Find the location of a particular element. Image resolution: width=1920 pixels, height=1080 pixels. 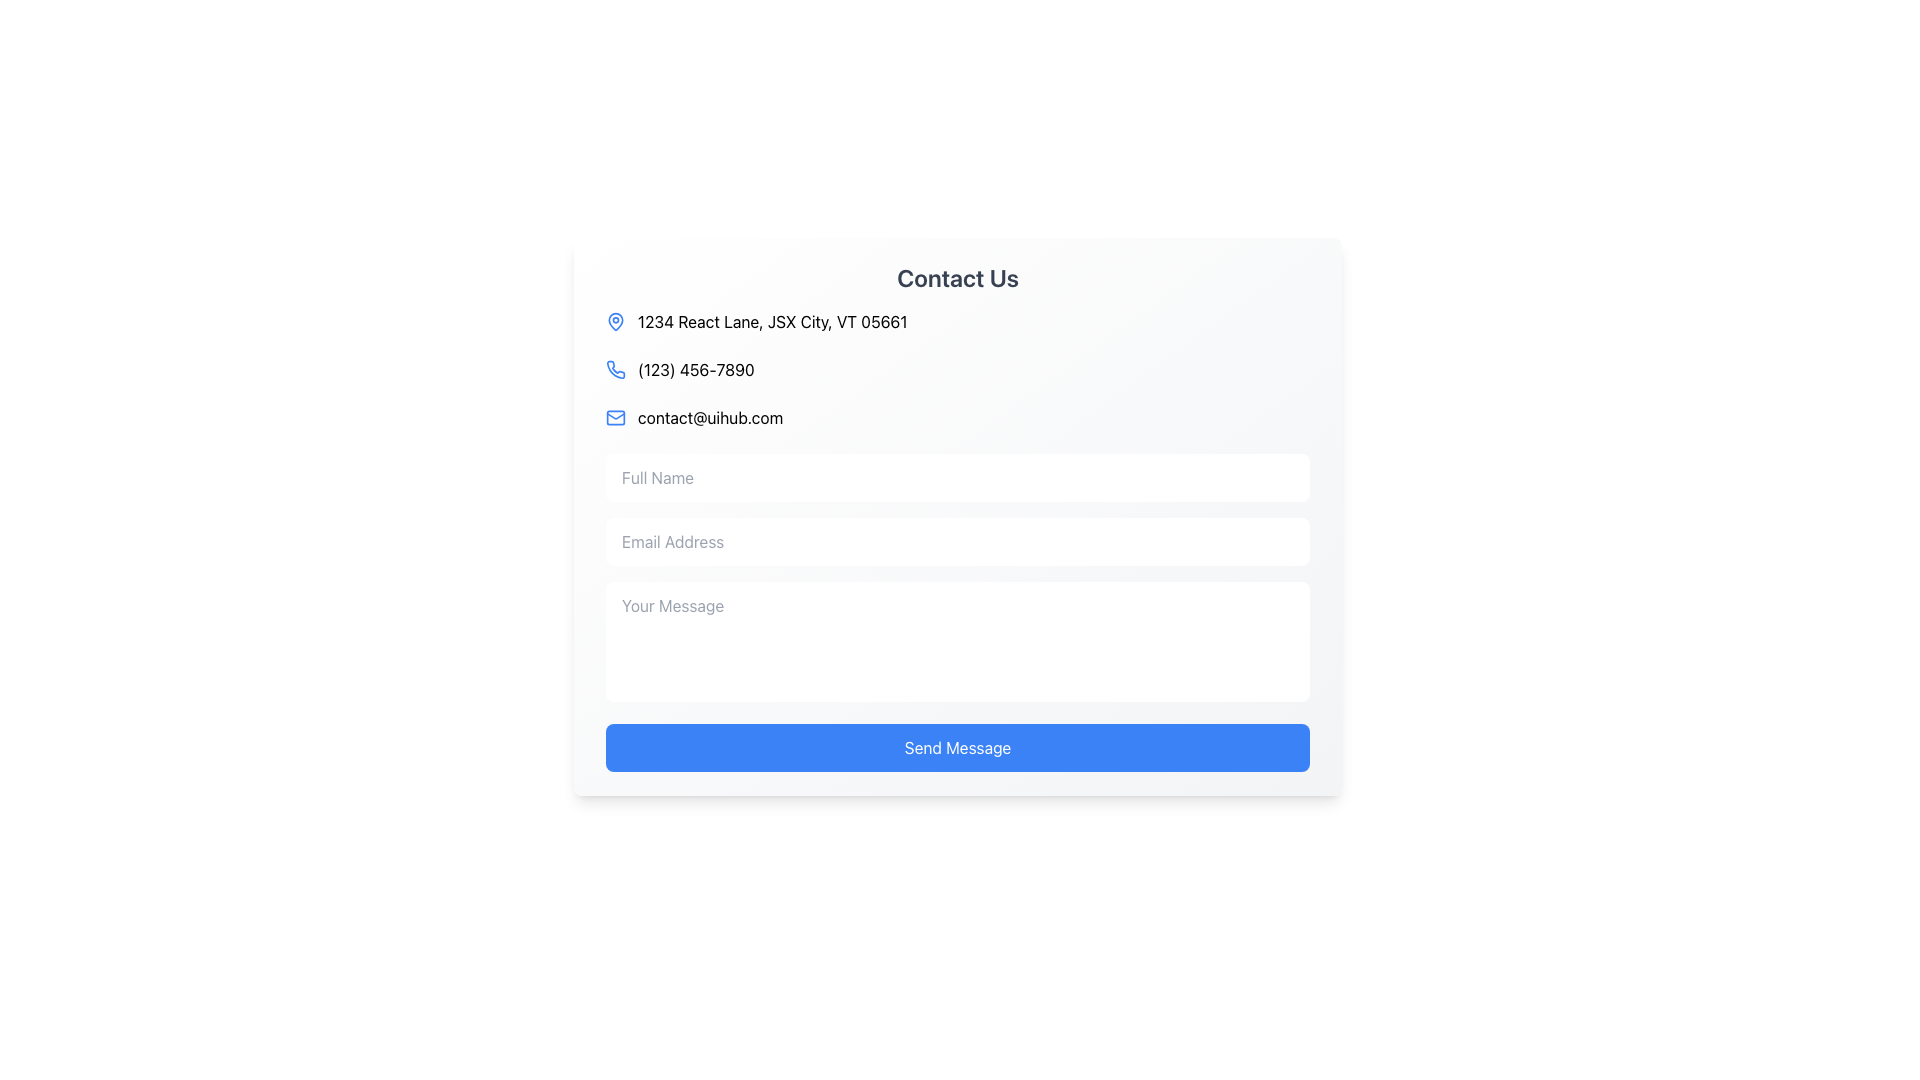

the header text element that indicates the purpose of the contact information section, located at the top-center of the white, rounded-corner box with a gradient background is located at coordinates (957, 277).